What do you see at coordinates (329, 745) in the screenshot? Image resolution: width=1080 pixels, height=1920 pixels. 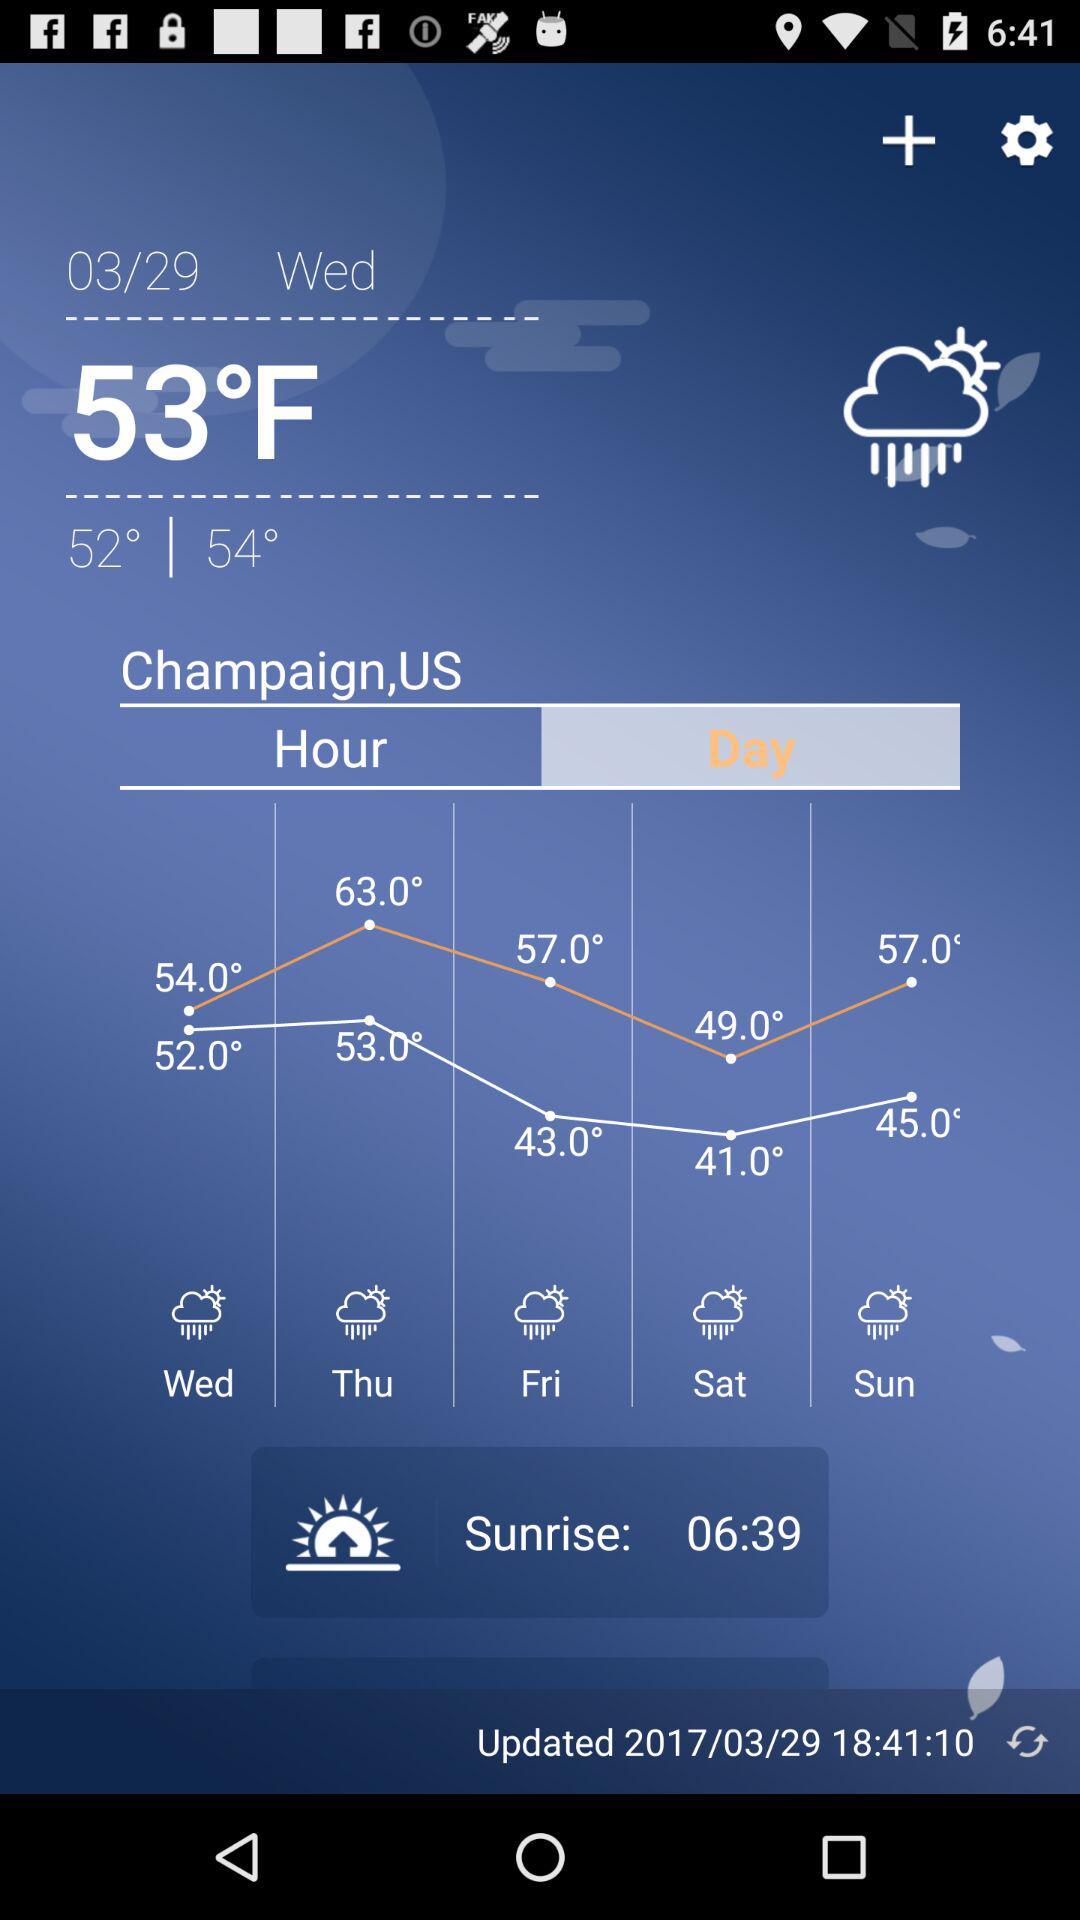 I see `icon to the left of day` at bounding box center [329, 745].